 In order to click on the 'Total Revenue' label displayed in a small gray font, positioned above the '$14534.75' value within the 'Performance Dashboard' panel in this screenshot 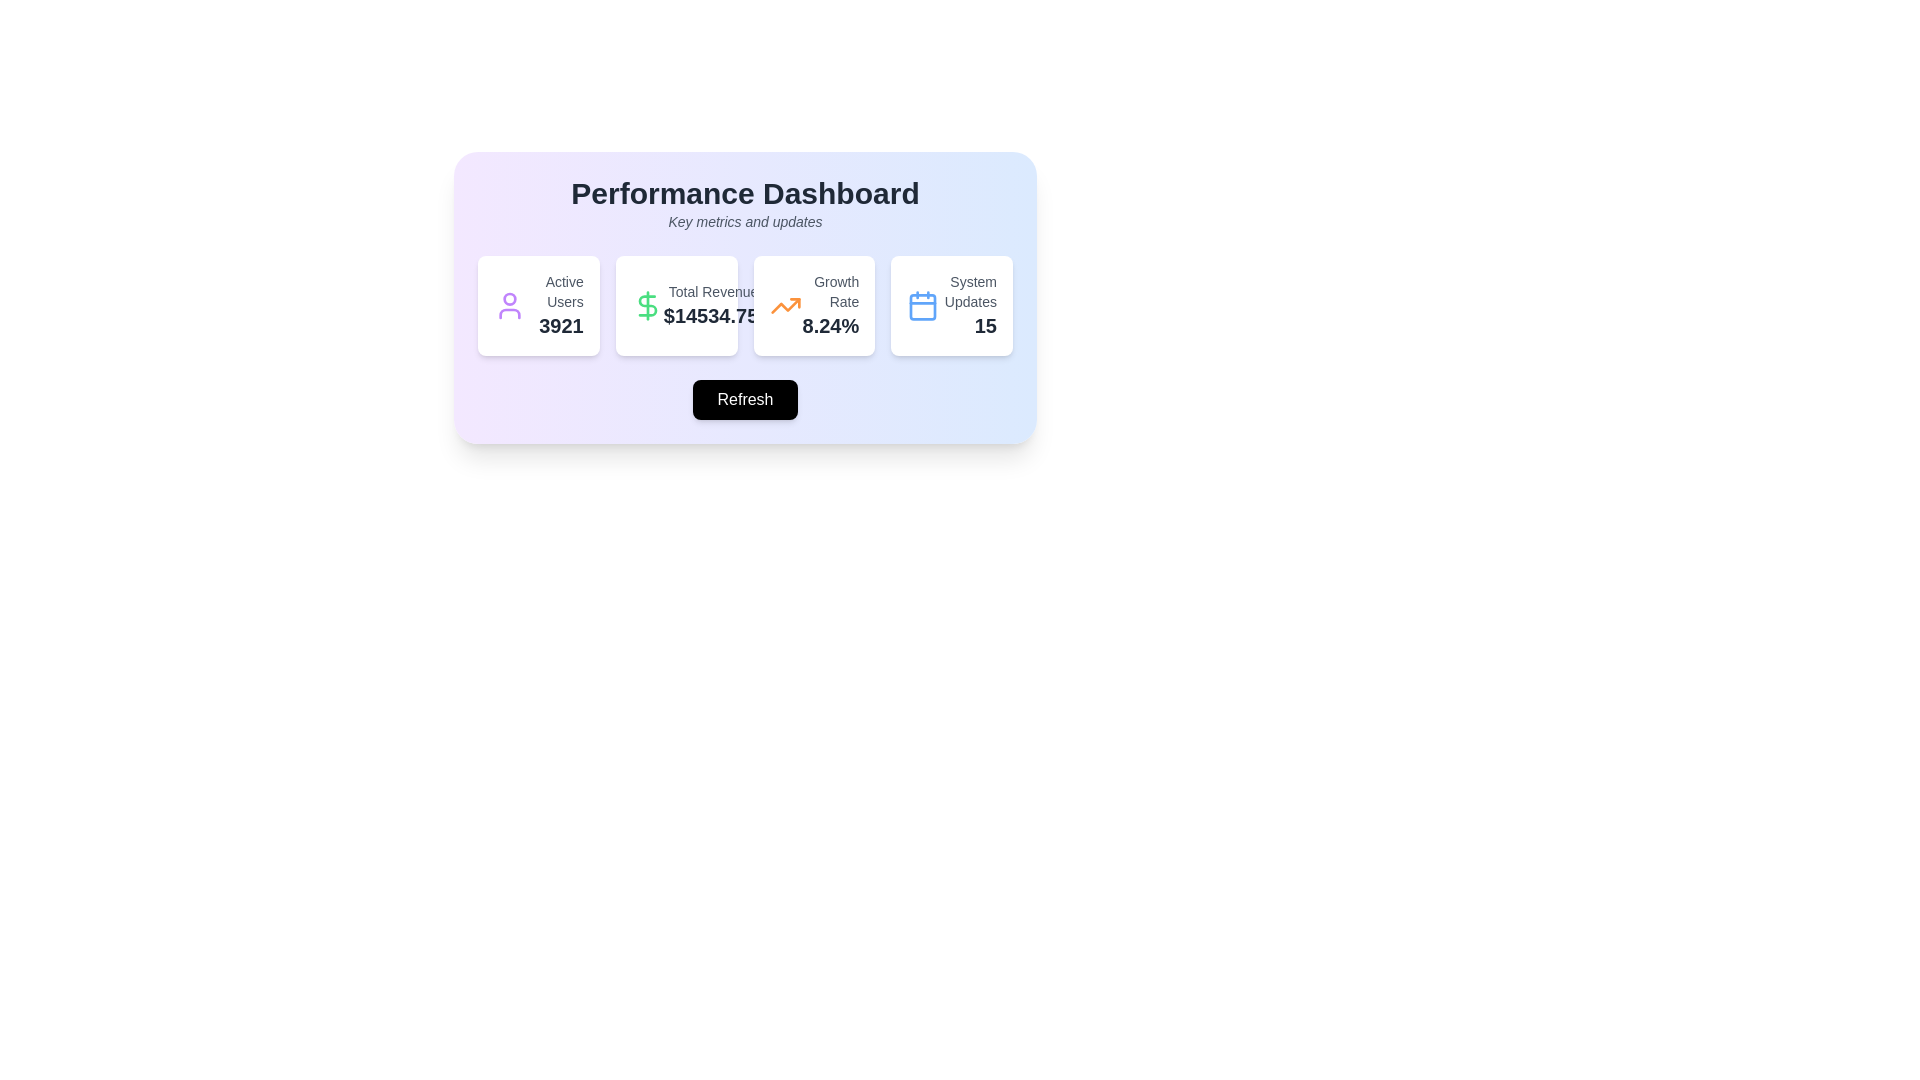, I will do `click(710, 292)`.